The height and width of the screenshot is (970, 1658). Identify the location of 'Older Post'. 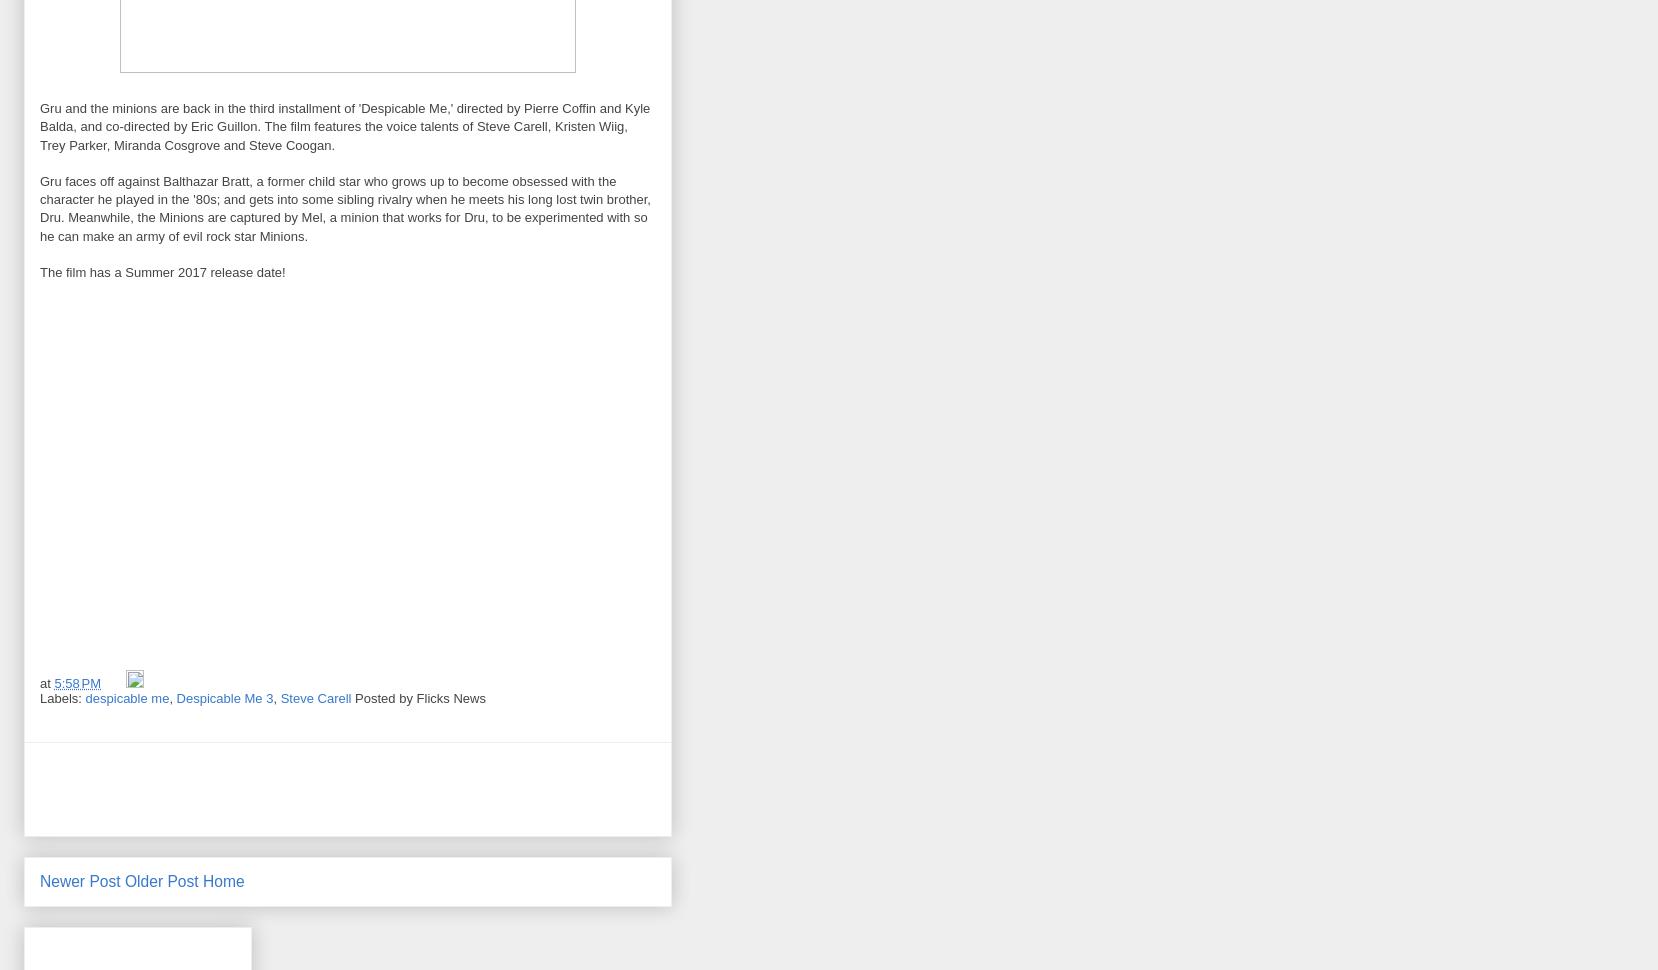
(123, 880).